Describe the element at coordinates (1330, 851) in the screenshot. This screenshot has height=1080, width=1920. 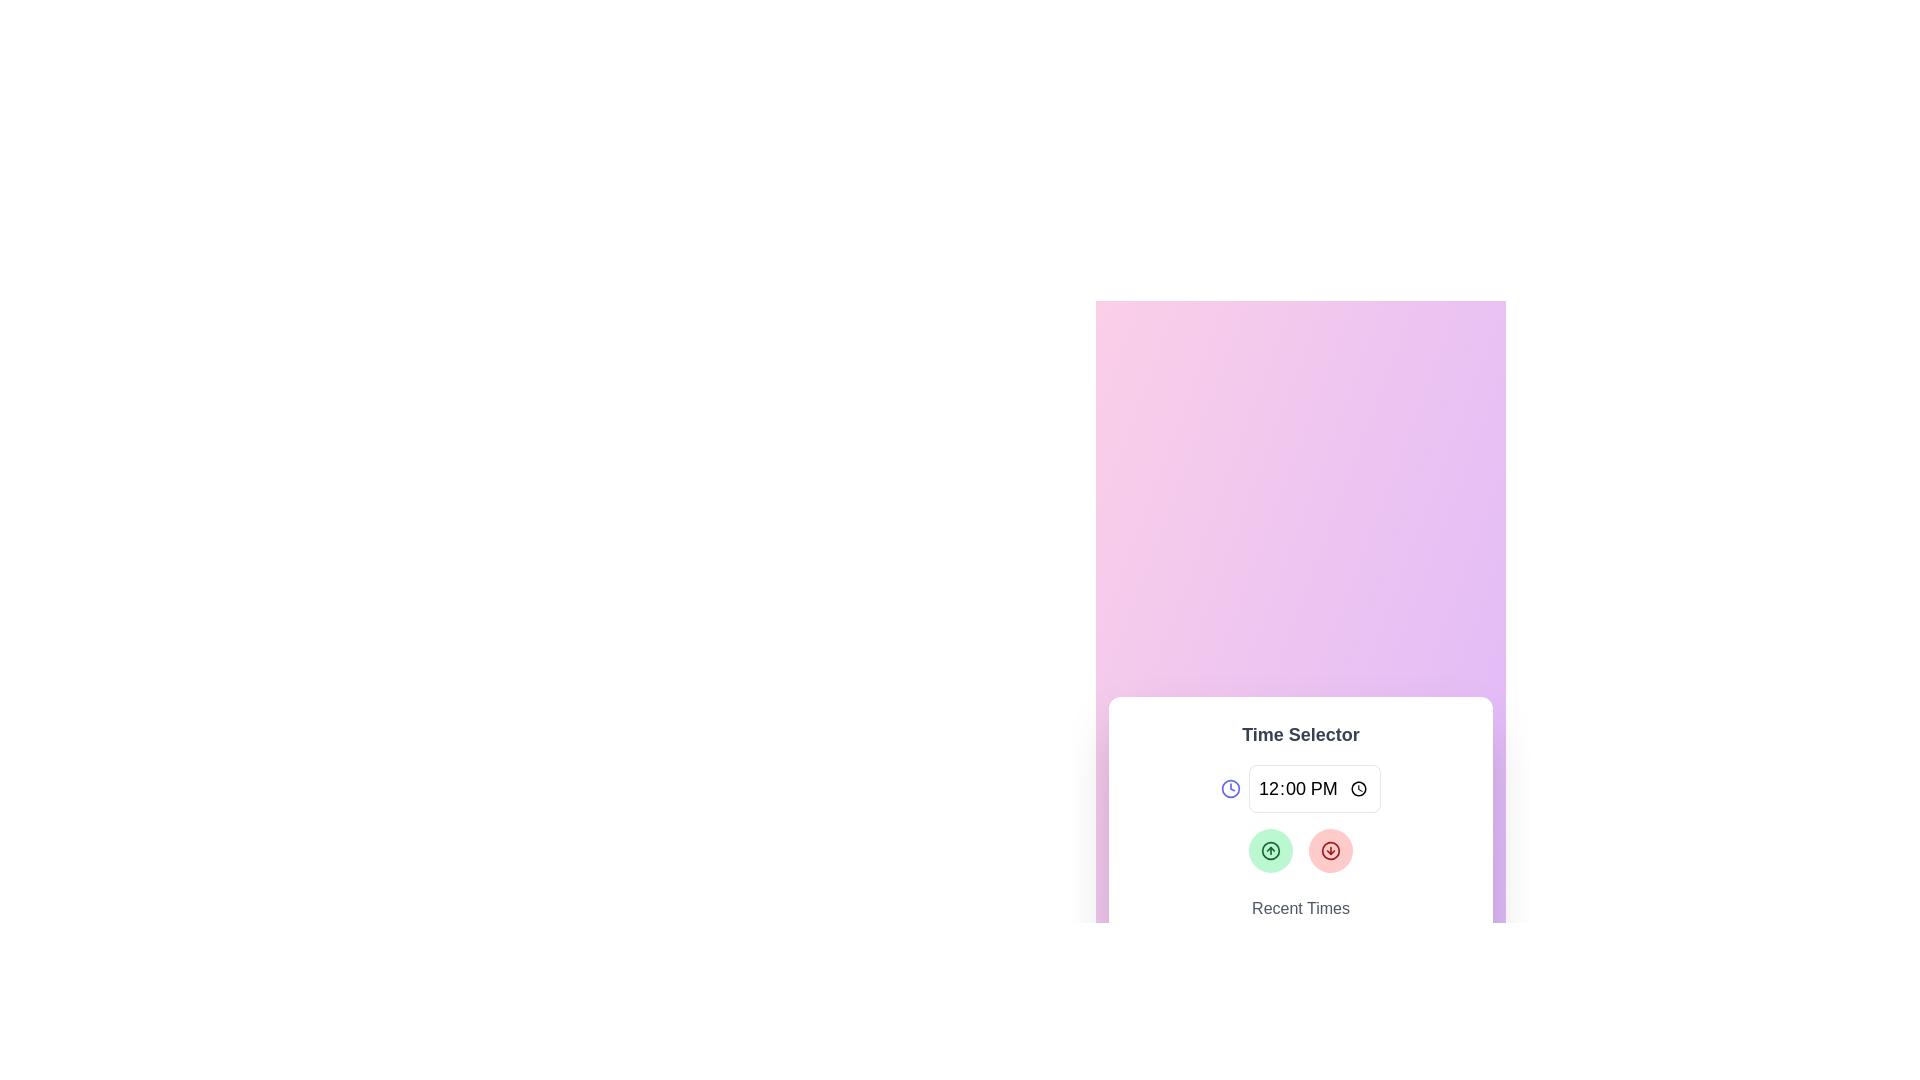
I see `the second button in the horizontal layout of two circular buttons, which serves as a decrement control to reduce the numeric or time value displayed above it` at that location.